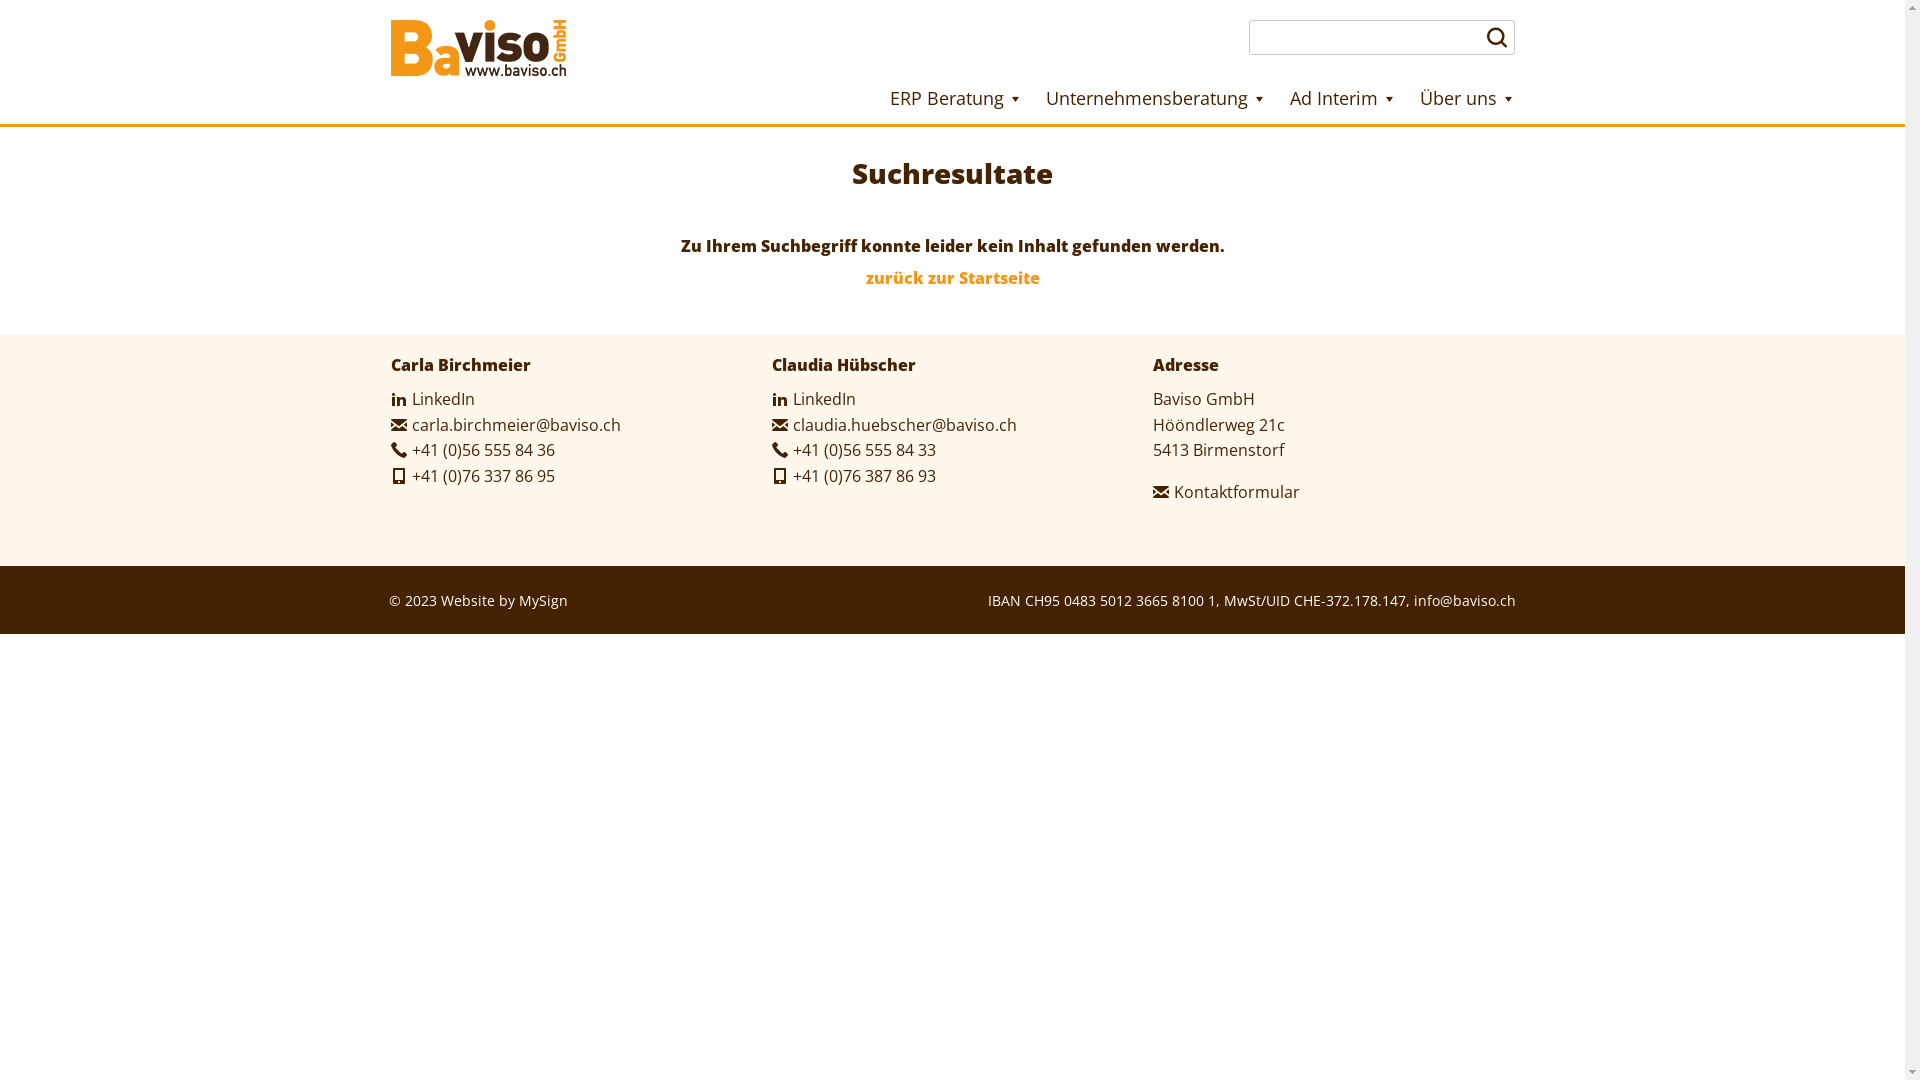 The width and height of the screenshot is (1920, 1080). Describe the element at coordinates (1156, 98) in the screenshot. I see `'Unternehmensberatung'` at that location.